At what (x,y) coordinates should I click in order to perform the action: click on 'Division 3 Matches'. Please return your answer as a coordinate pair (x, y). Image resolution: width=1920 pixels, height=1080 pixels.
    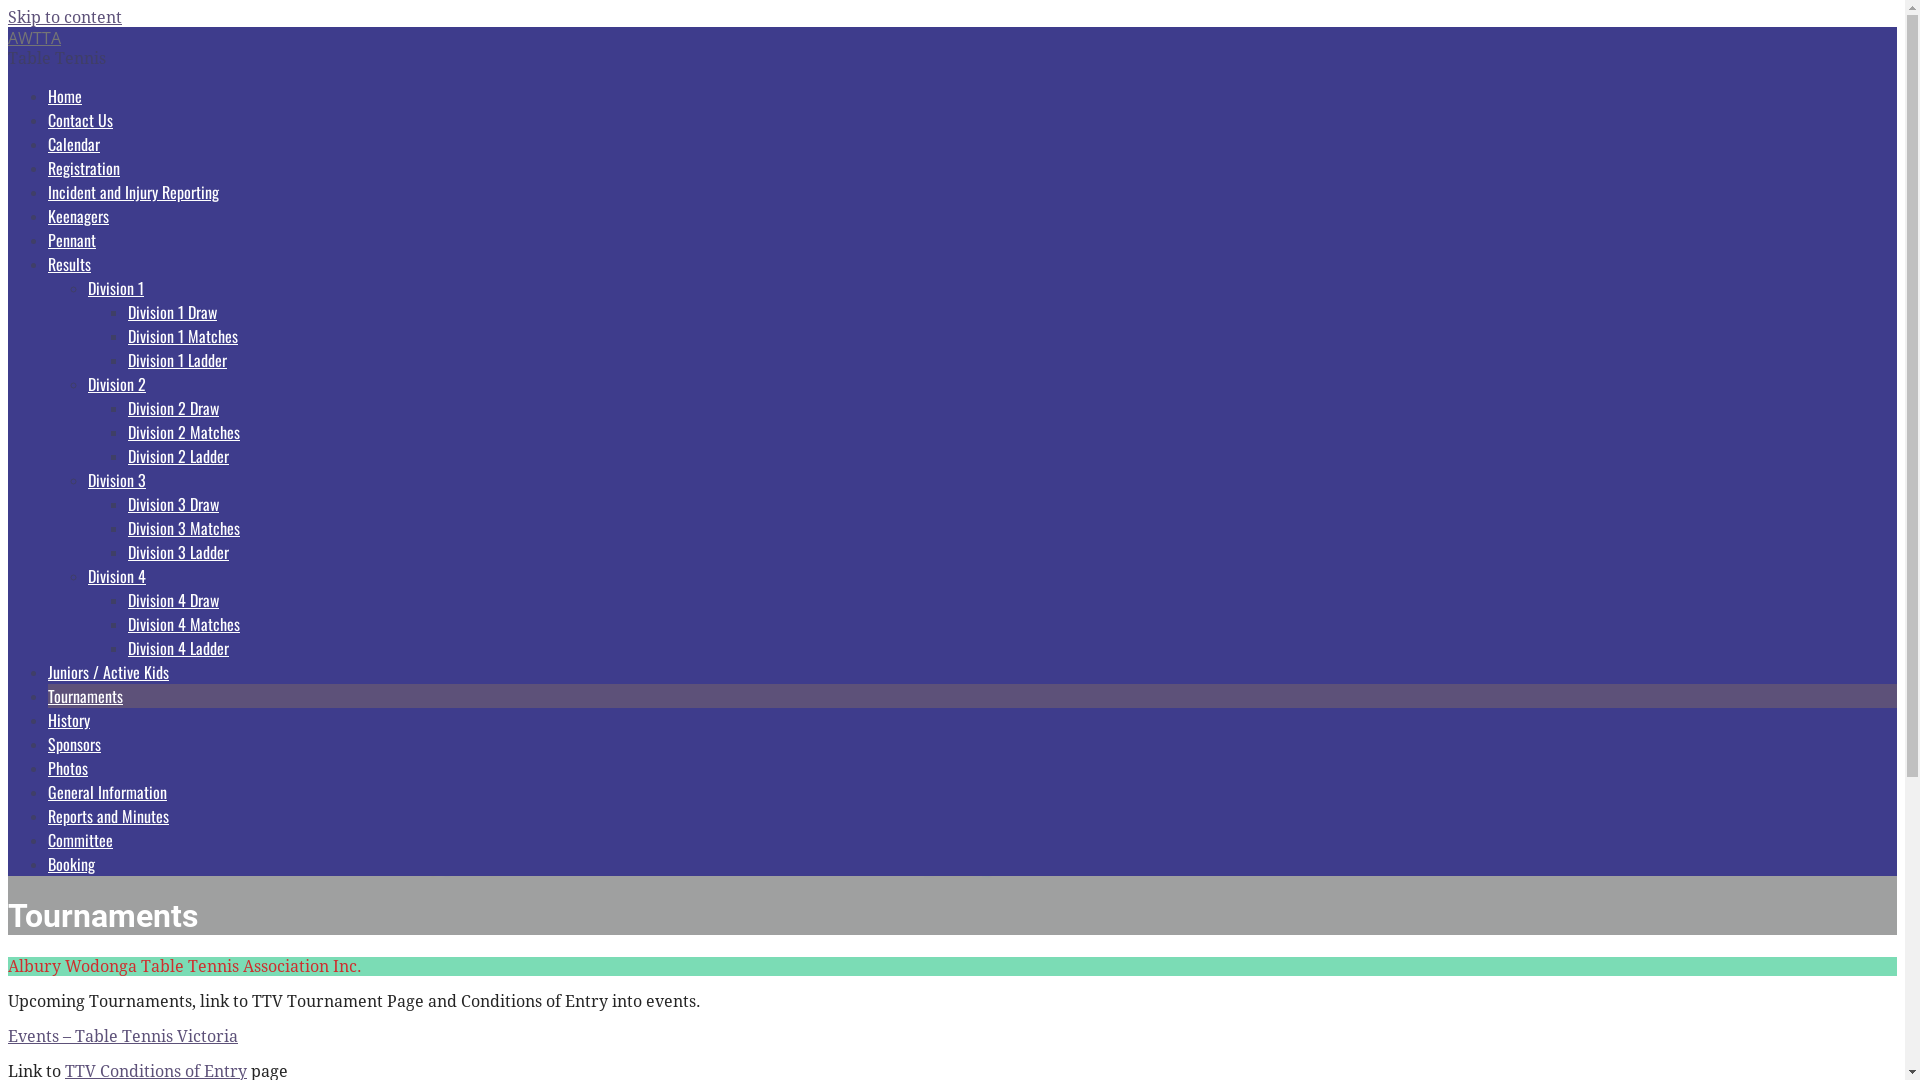
    Looking at the image, I should click on (183, 527).